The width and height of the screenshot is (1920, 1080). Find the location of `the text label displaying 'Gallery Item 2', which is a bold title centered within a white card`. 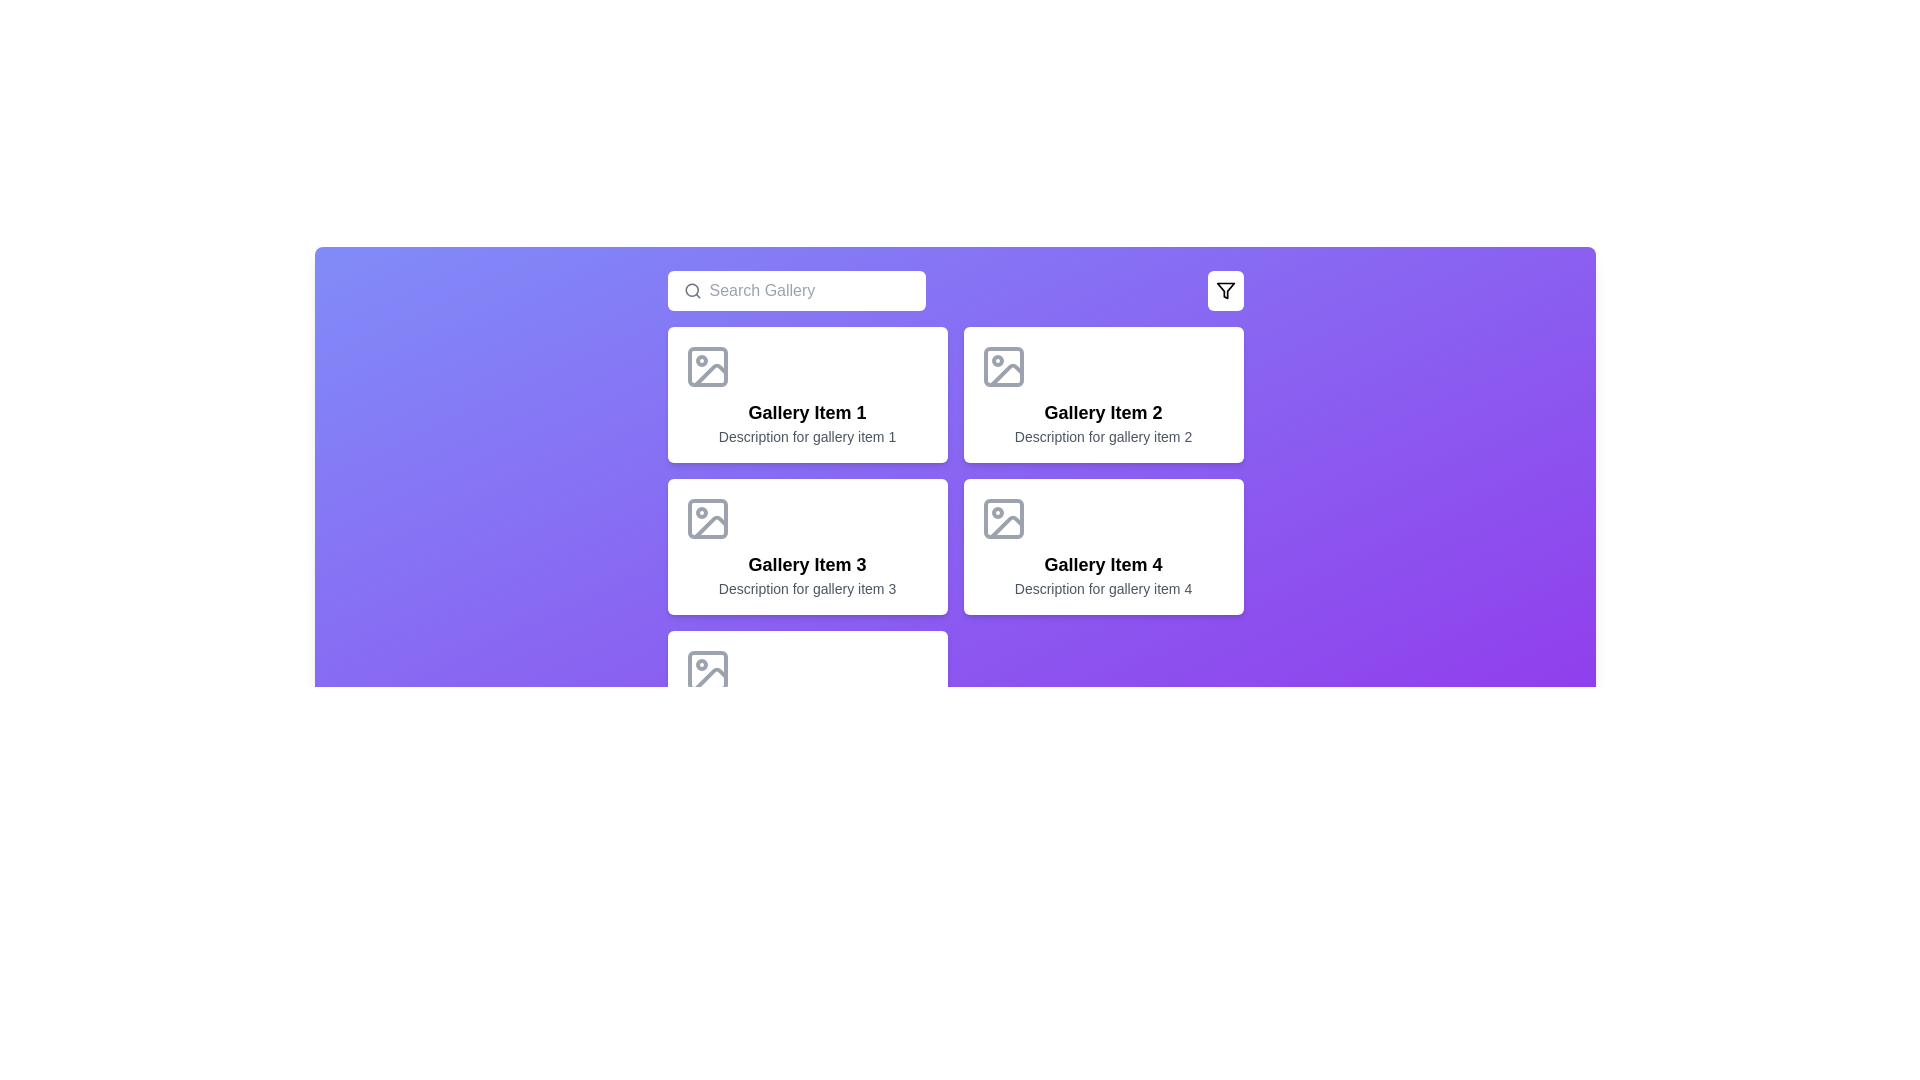

the text label displaying 'Gallery Item 2', which is a bold title centered within a white card is located at coordinates (1102, 411).